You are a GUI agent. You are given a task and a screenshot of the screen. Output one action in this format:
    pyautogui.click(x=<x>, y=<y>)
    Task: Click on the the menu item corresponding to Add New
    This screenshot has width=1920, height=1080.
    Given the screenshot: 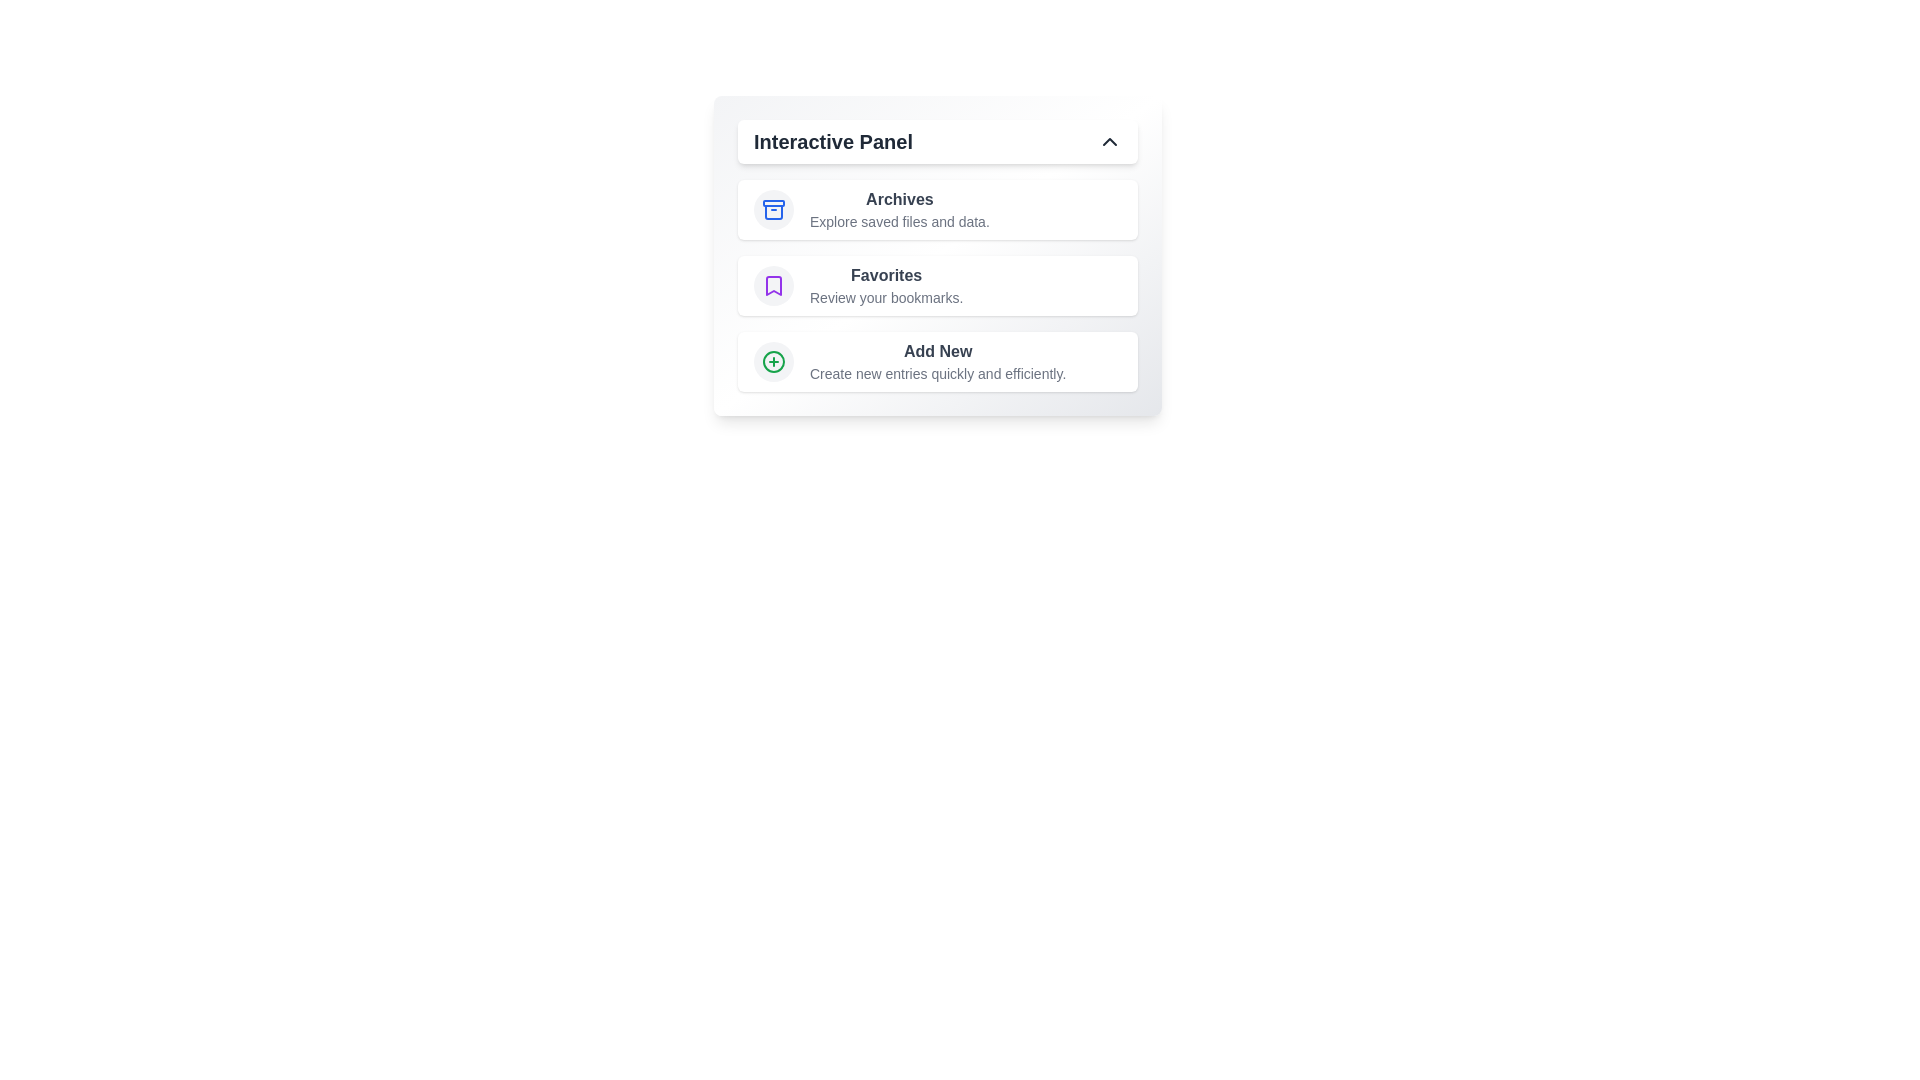 What is the action you would take?
    pyautogui.click(x=936, y=362)
    